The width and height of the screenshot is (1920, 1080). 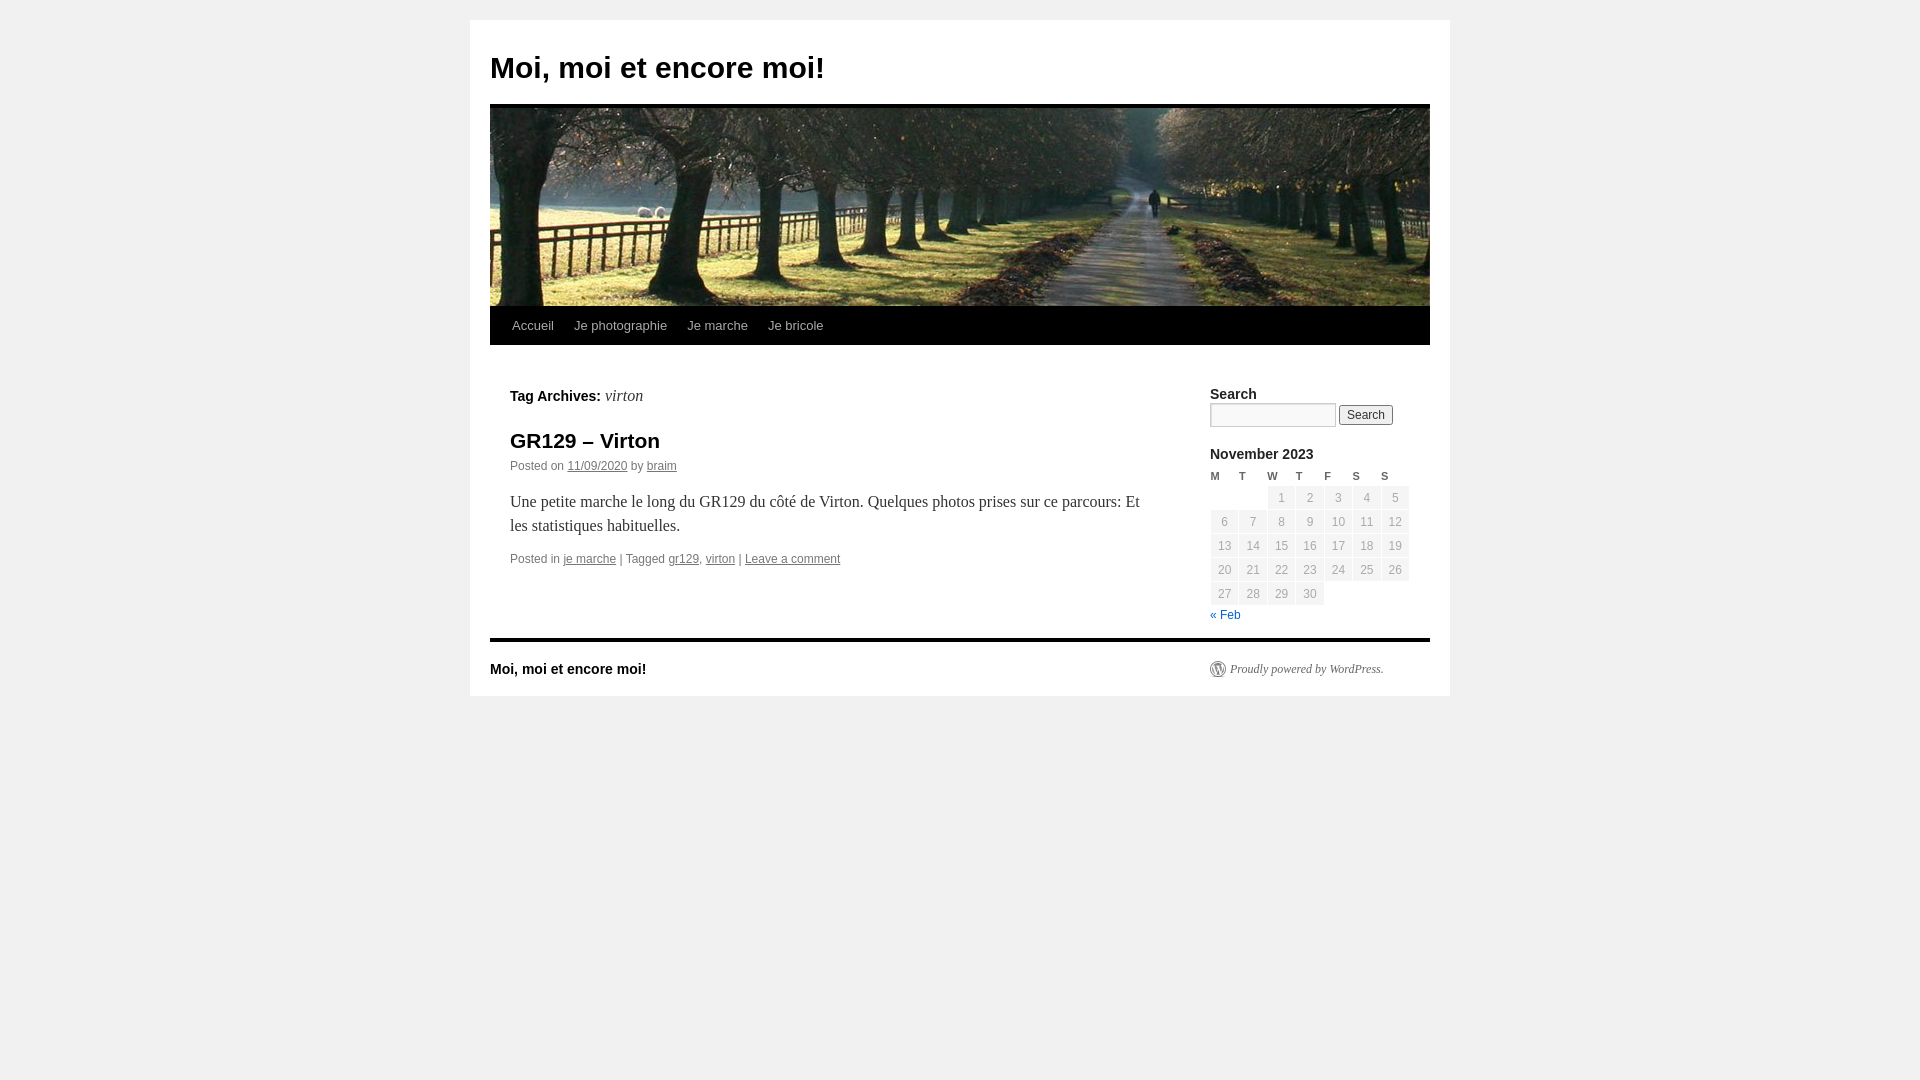 What do you see at coordinates (595, 466) in the screenshot?
I see `'11/09/2020'` at bounding box center [595, 466].